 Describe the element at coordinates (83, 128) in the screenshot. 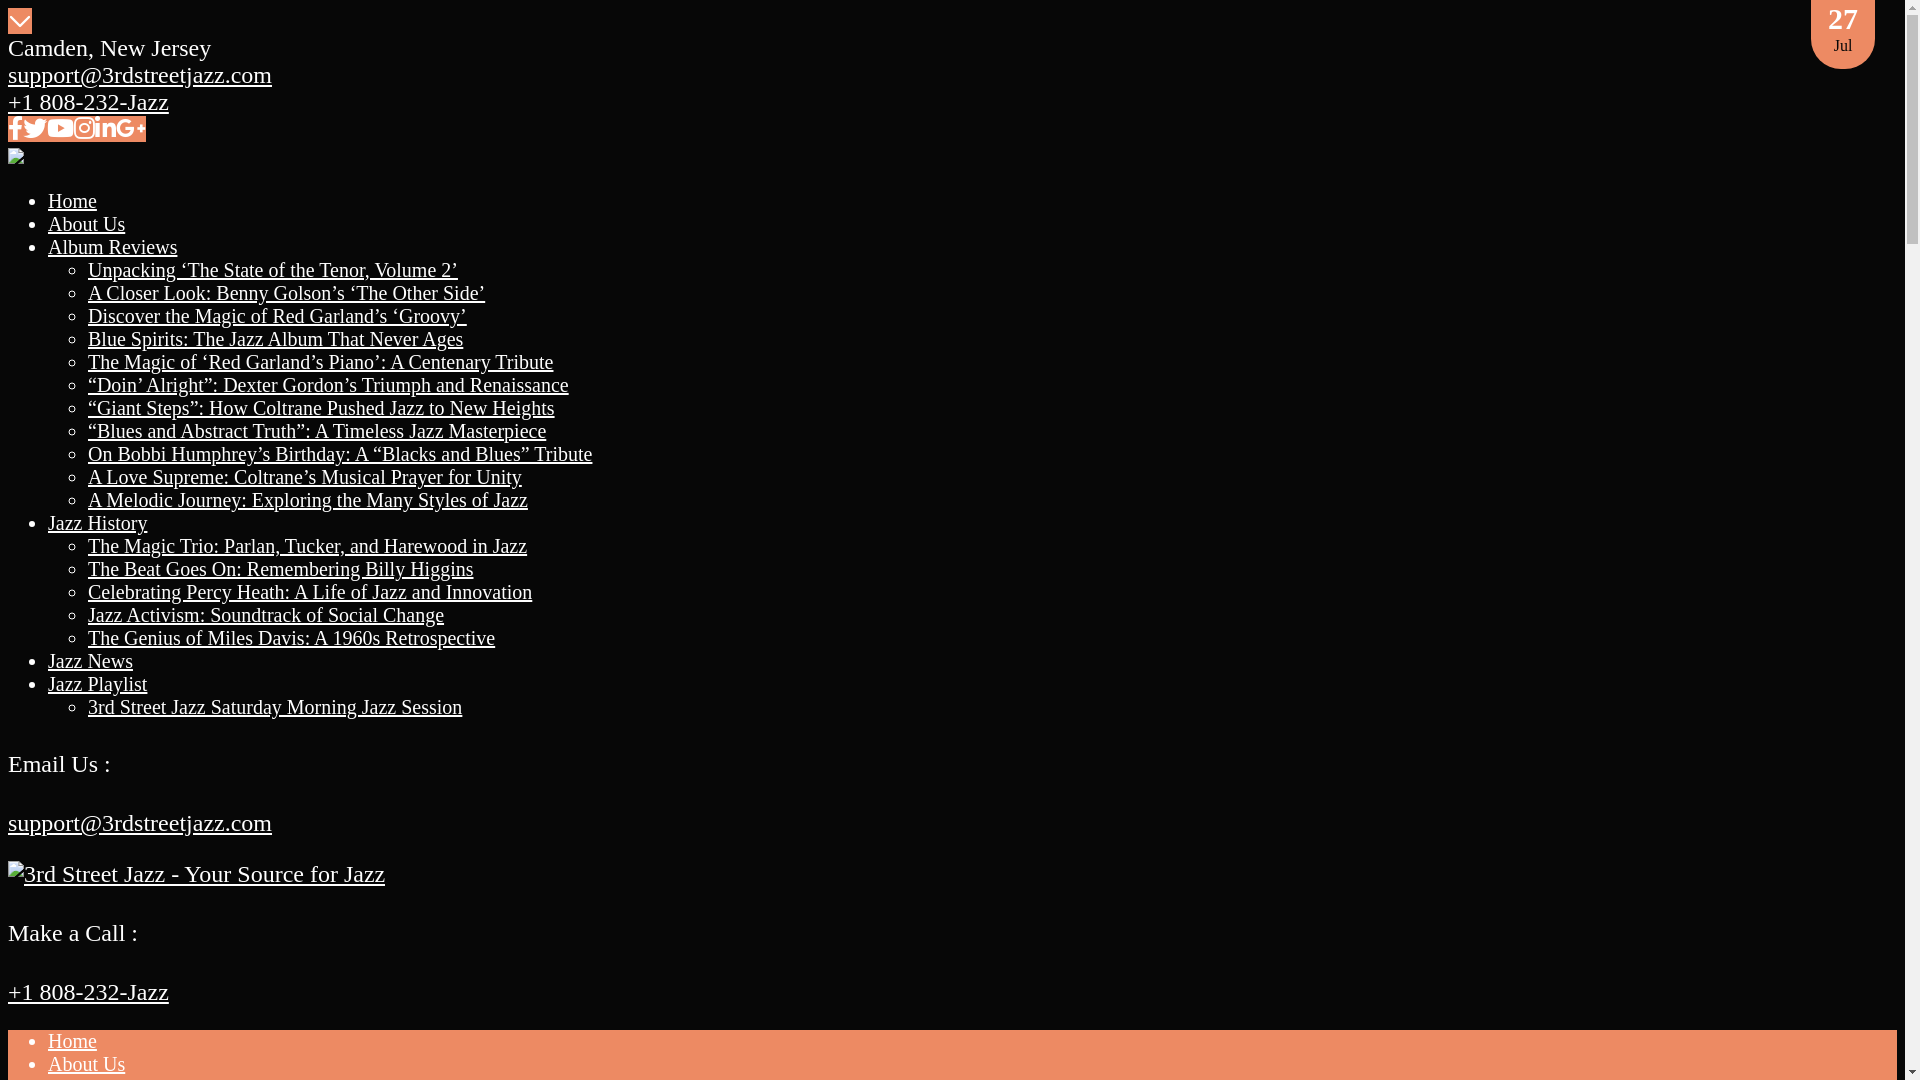

I see `'instagram'` at that location.